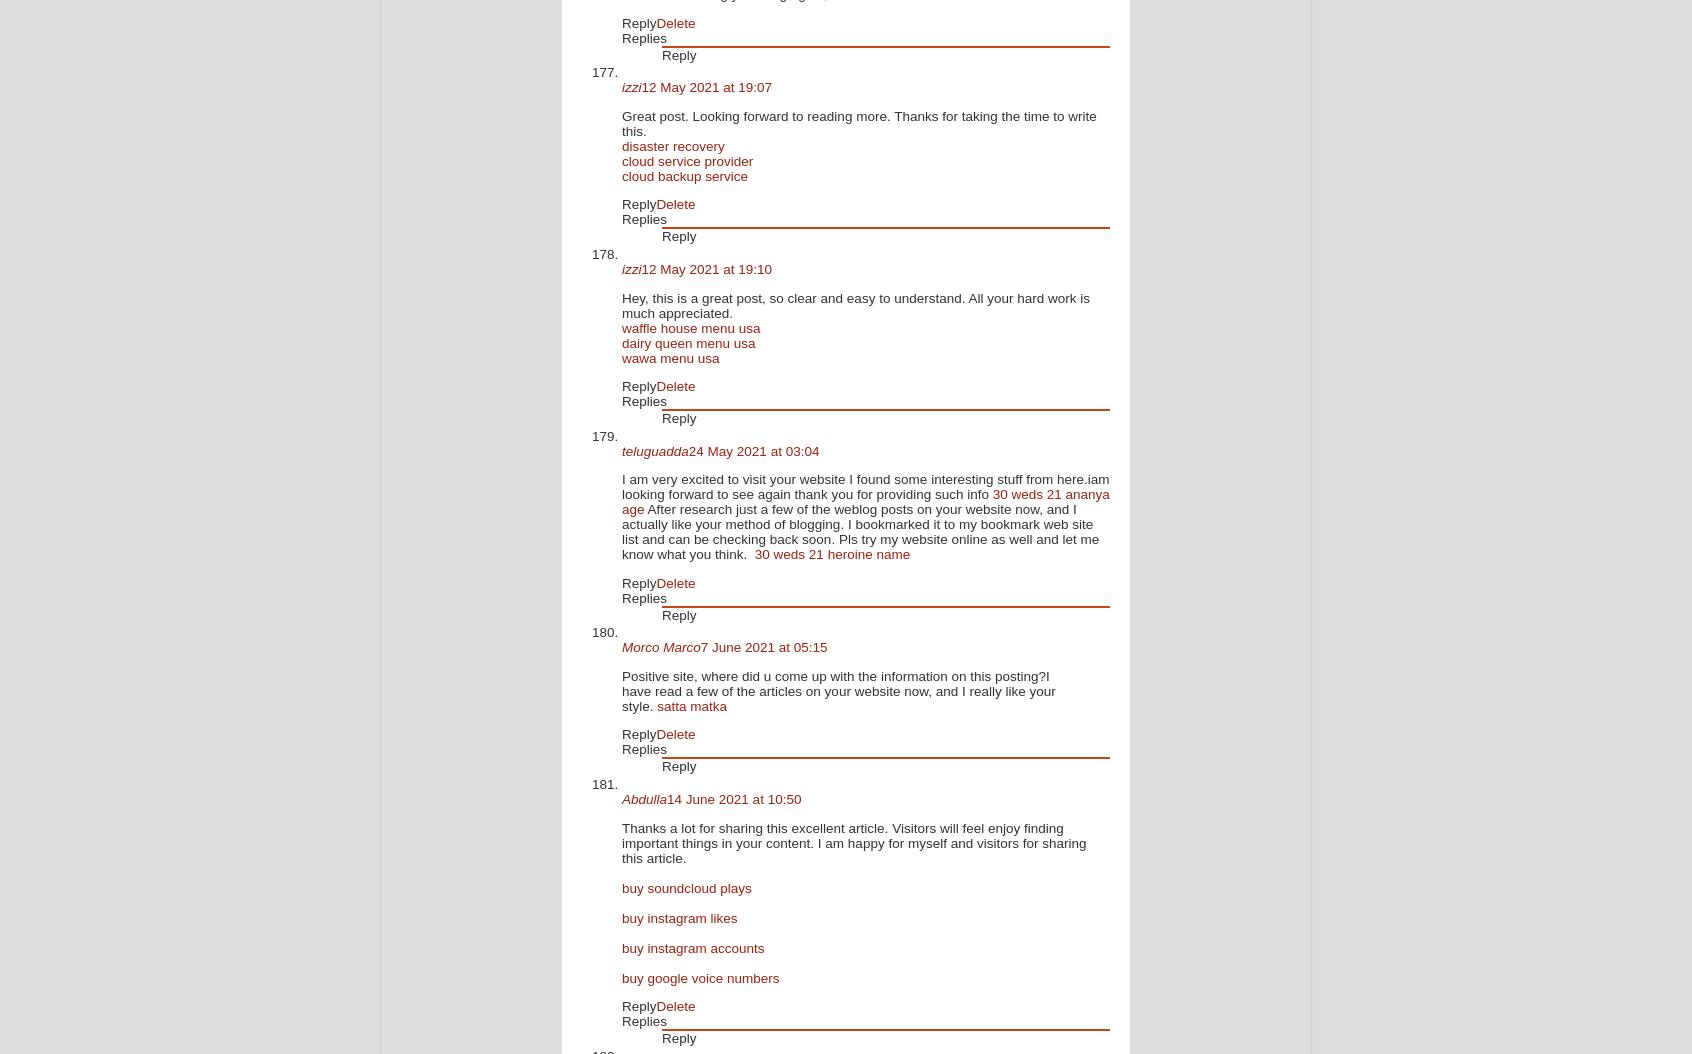 The width and height of the screenshot is (1692, 1054). What do you see at coordinates (679, 916) in the screenshot?
I see `'buy instagram likes'` at bounding box center [679, 916].